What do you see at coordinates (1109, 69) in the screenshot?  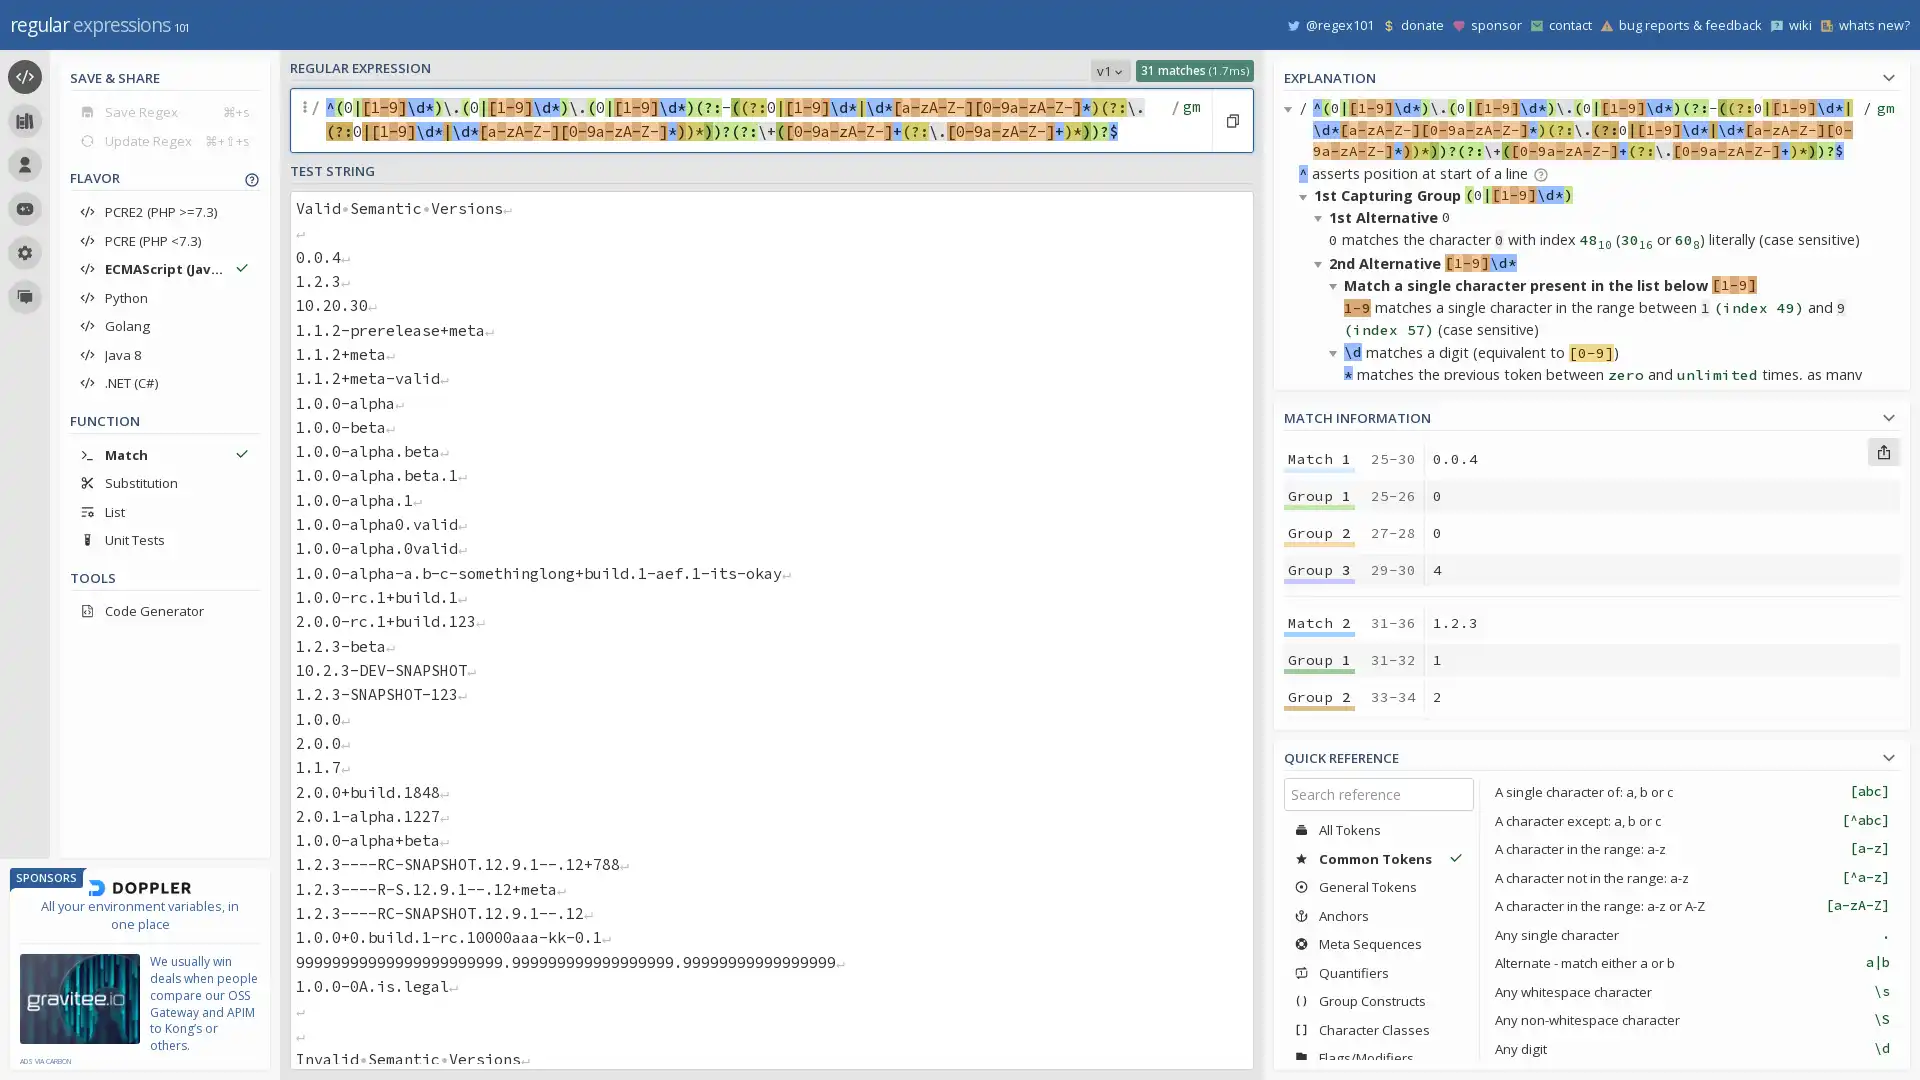 I see `Select Regex Version` at bounding box center [1109, 69].